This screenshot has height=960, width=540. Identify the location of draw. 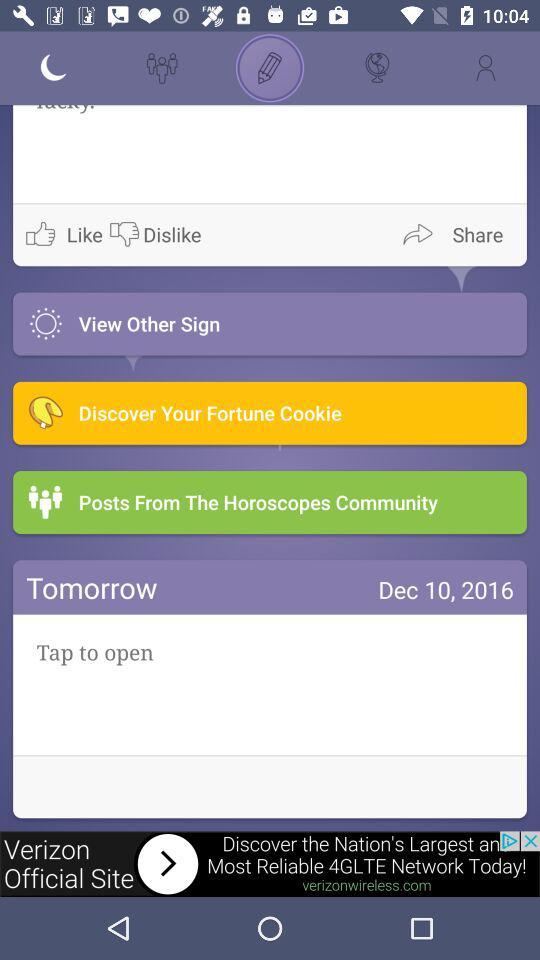
(270, 68).